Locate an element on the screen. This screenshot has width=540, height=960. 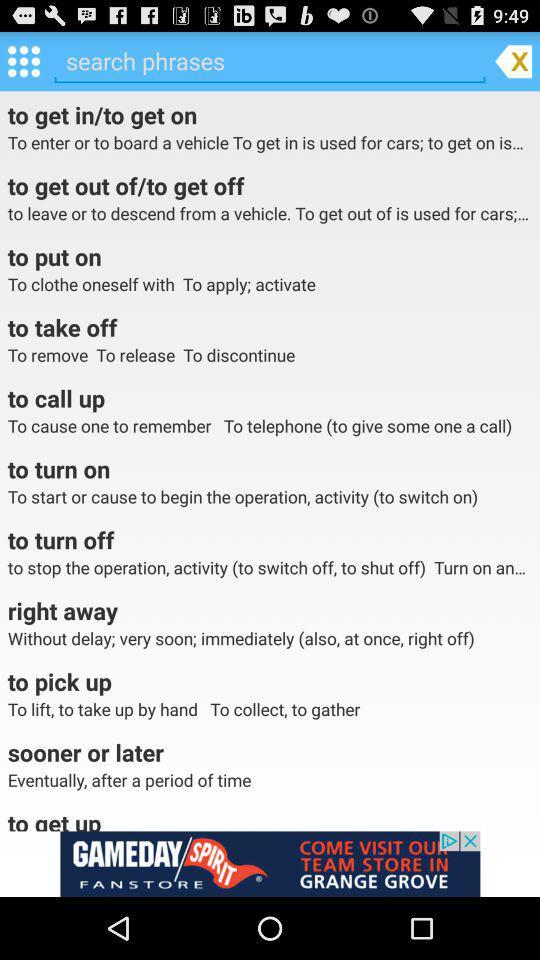
advertisement is located at coordinates (270, 863).